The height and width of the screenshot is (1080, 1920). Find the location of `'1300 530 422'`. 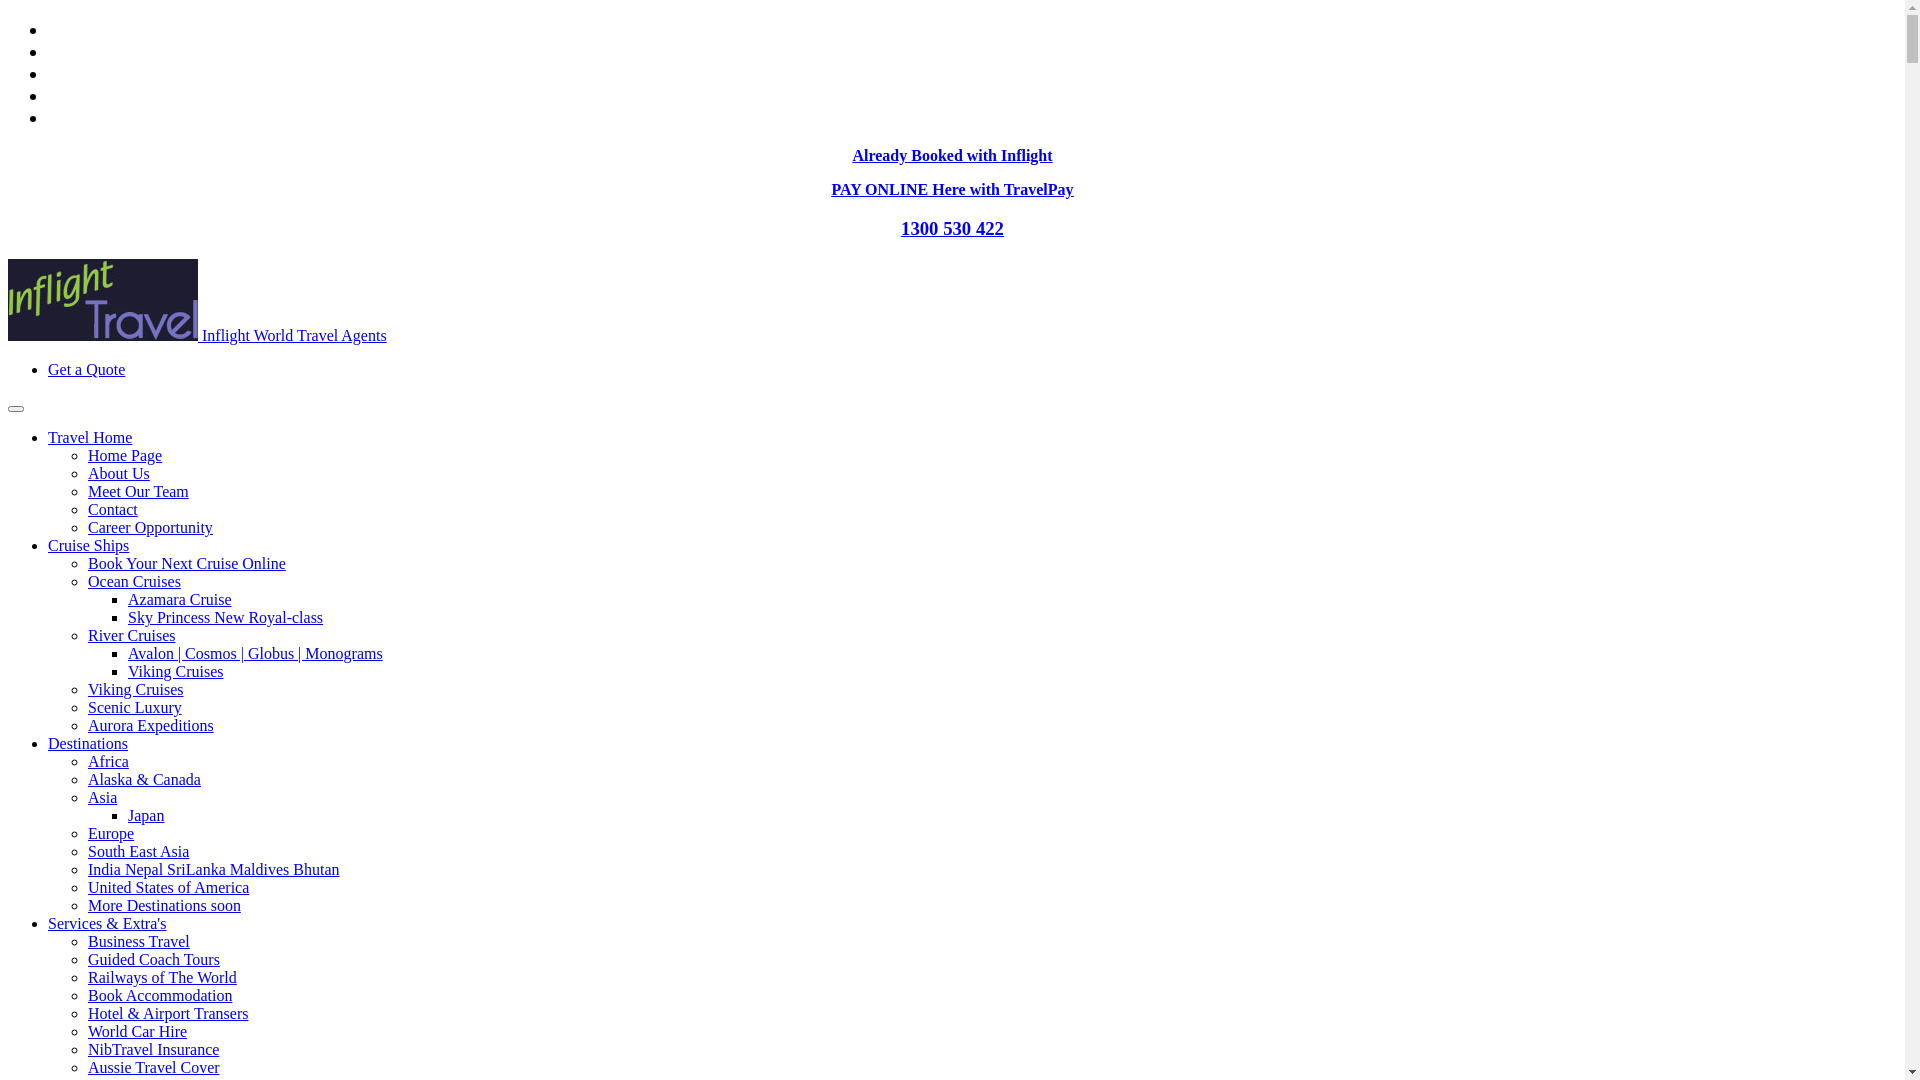

'1300 530 422' is located at coordinates (951, 227).